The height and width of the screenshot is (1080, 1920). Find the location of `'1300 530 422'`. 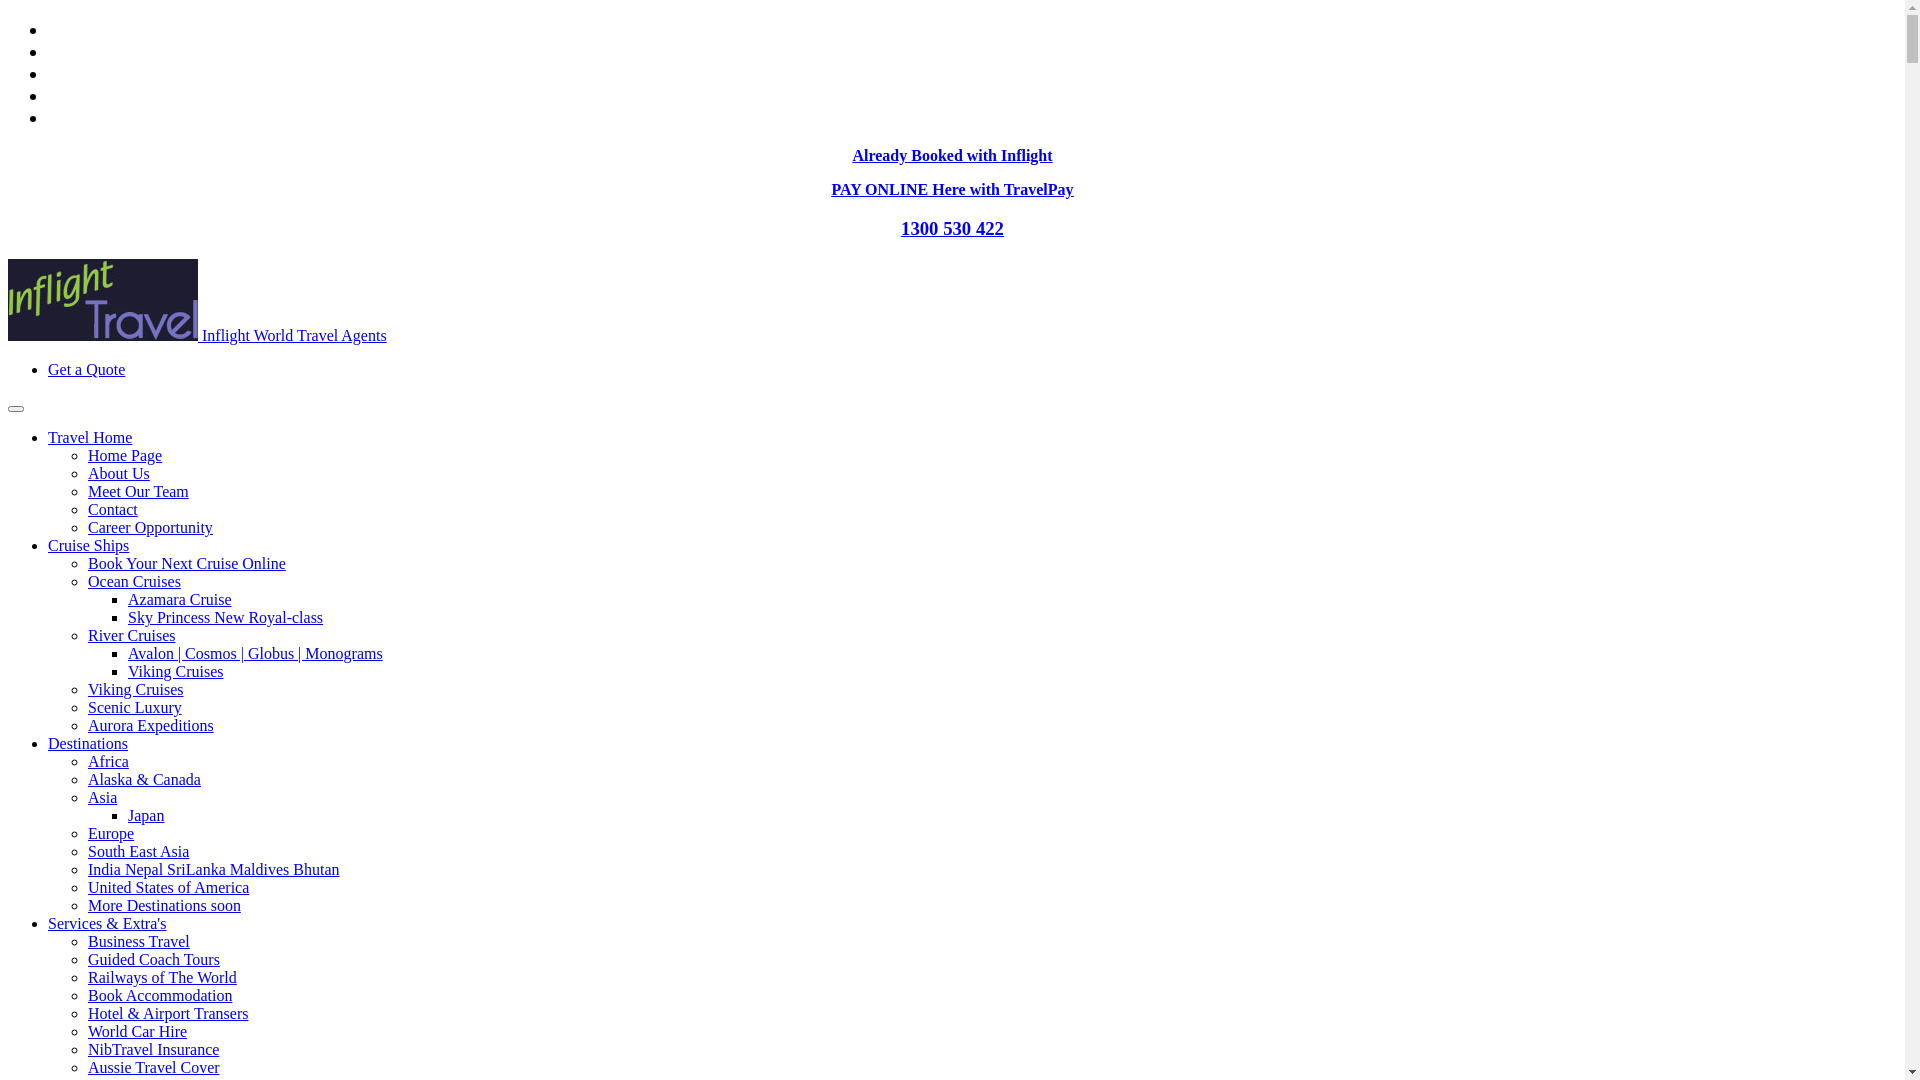

'1300 530 422' is located at coordinates (951, 227).